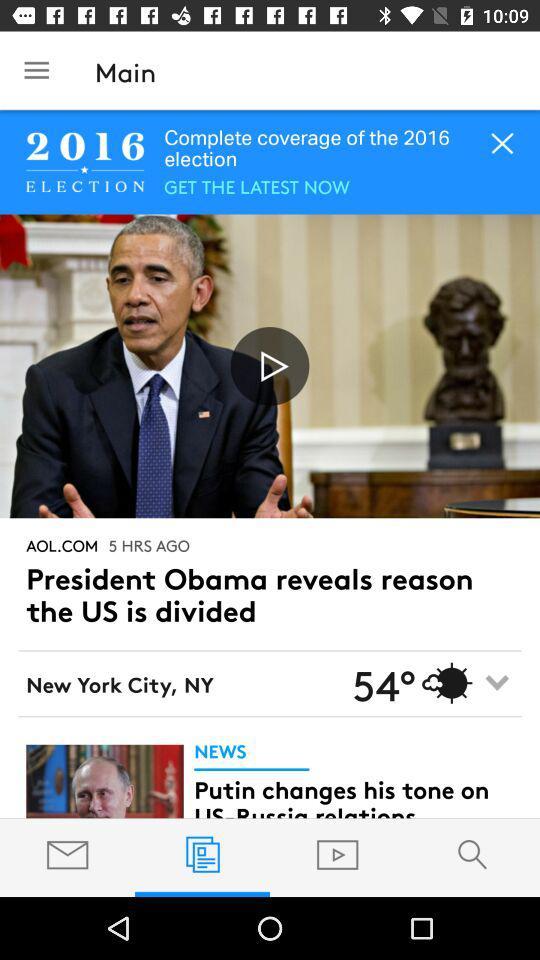 This screenshot has width=540, height=960. I want to click on video, so click(270, 365).